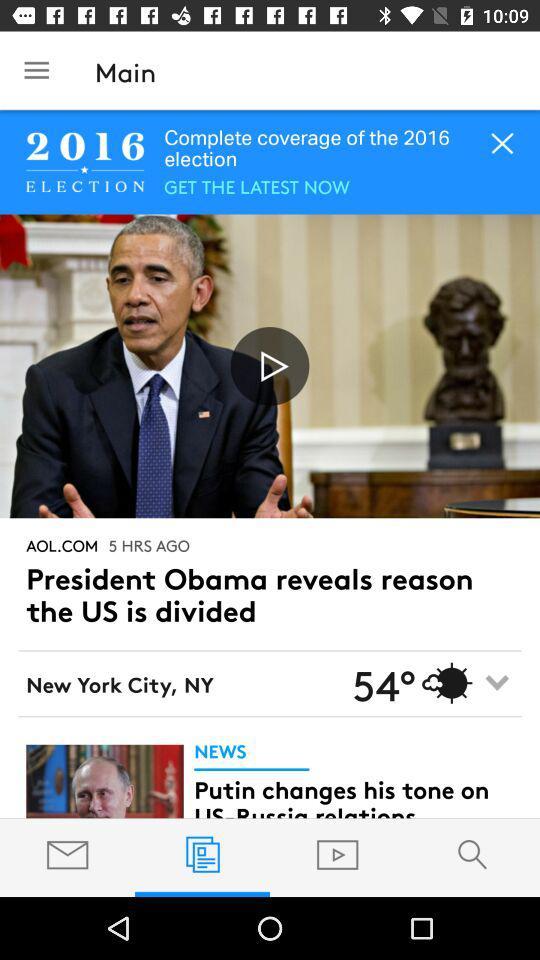 This screenshot has width=540, height=960. I want to click on video, so click(270, 365).